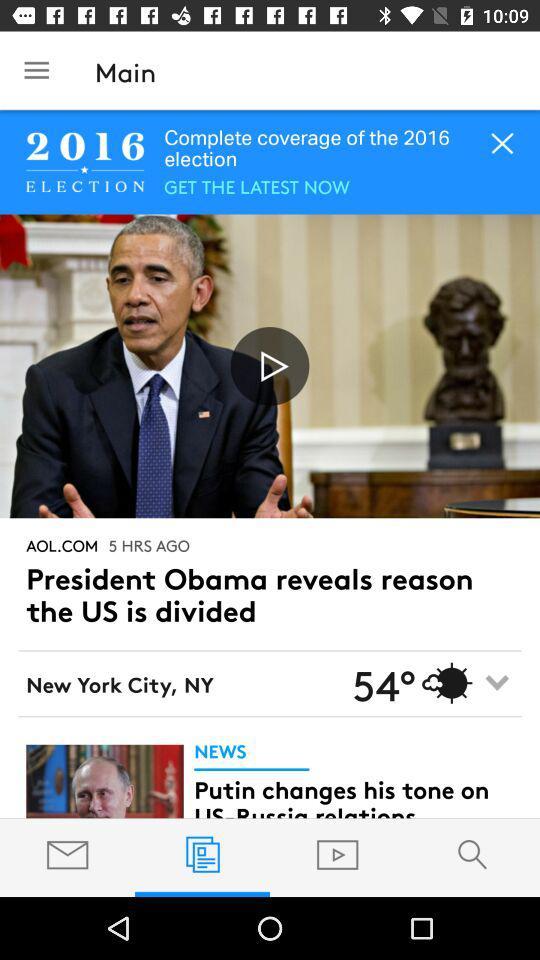 This screenshot has width=540, height=960. I want to click on video, so click(270, 365).